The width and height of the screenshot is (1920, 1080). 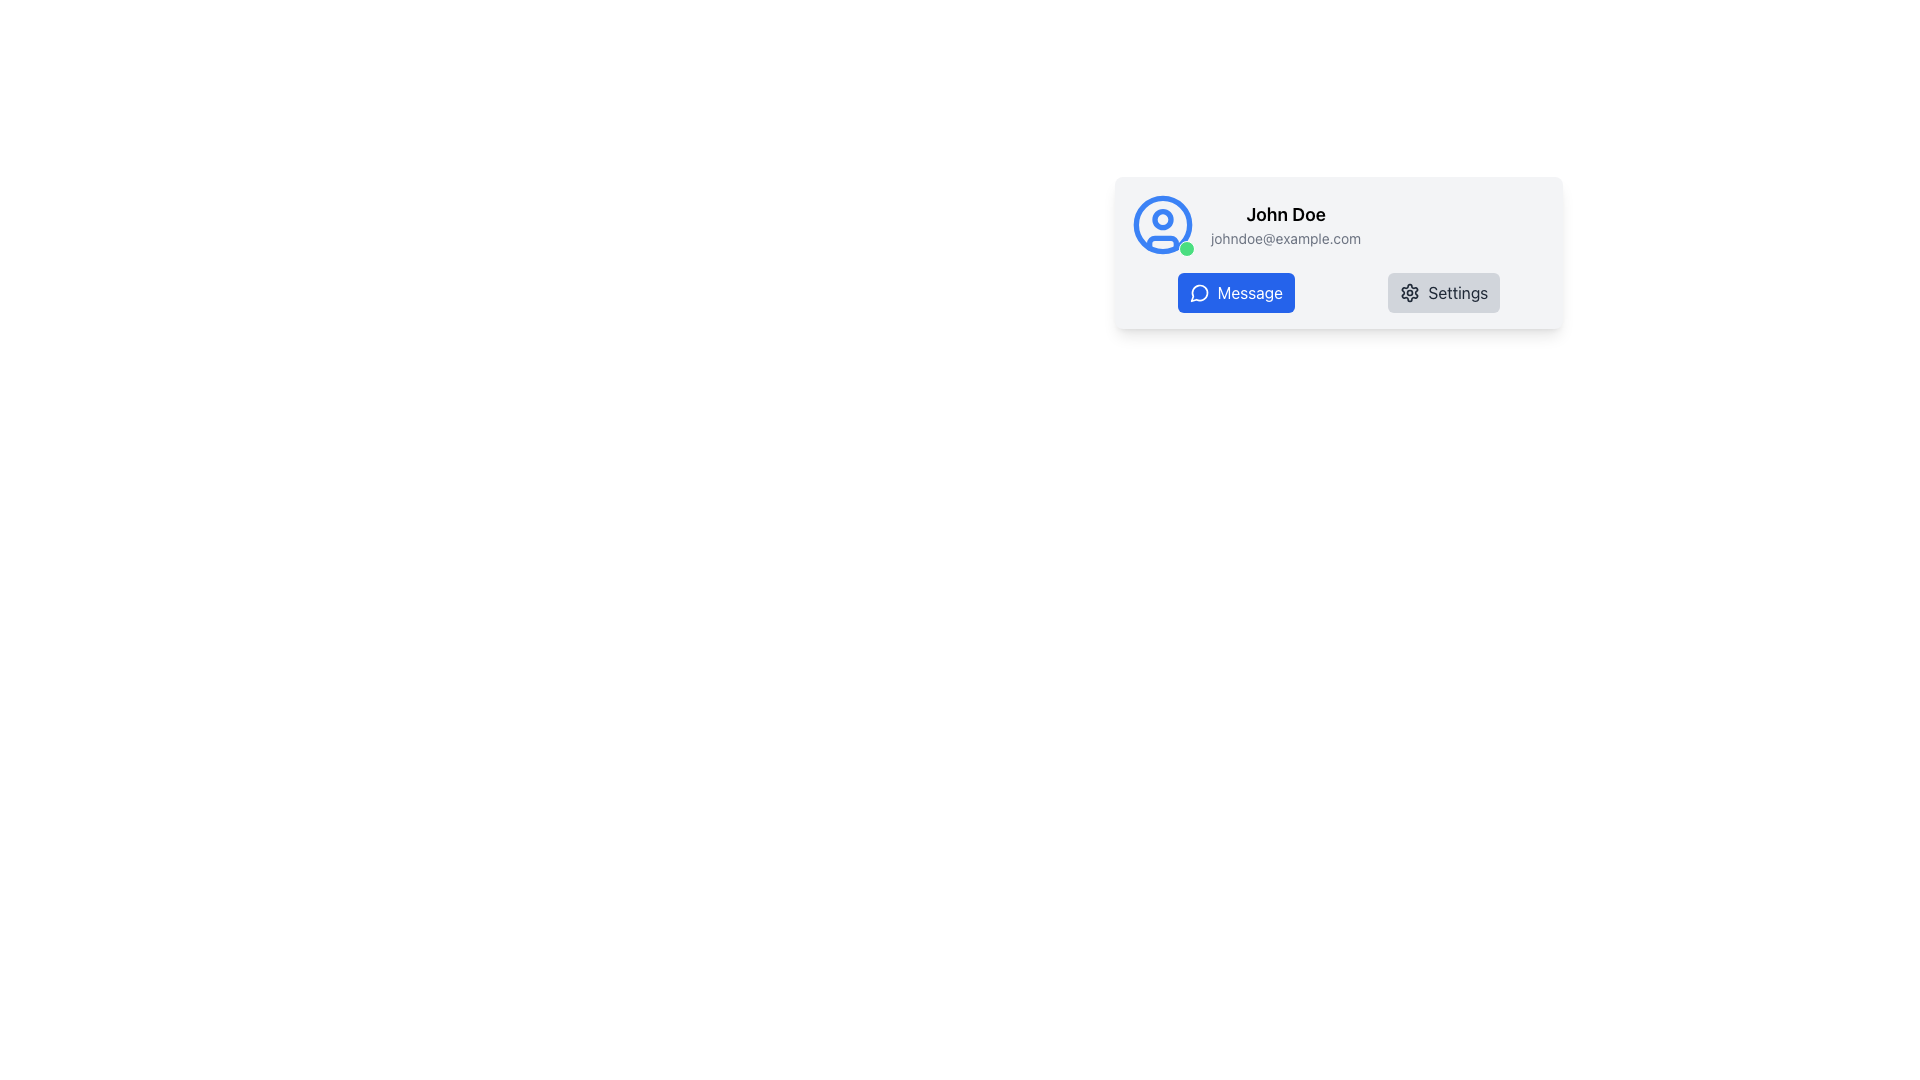 What do you see at coordinates (1199, 293) in the screenshot?
I see `the circular icon resembling a speech bubble with a blue outline, located to the left of the 'Message' label in the button` at bounding box center [1199, 293].